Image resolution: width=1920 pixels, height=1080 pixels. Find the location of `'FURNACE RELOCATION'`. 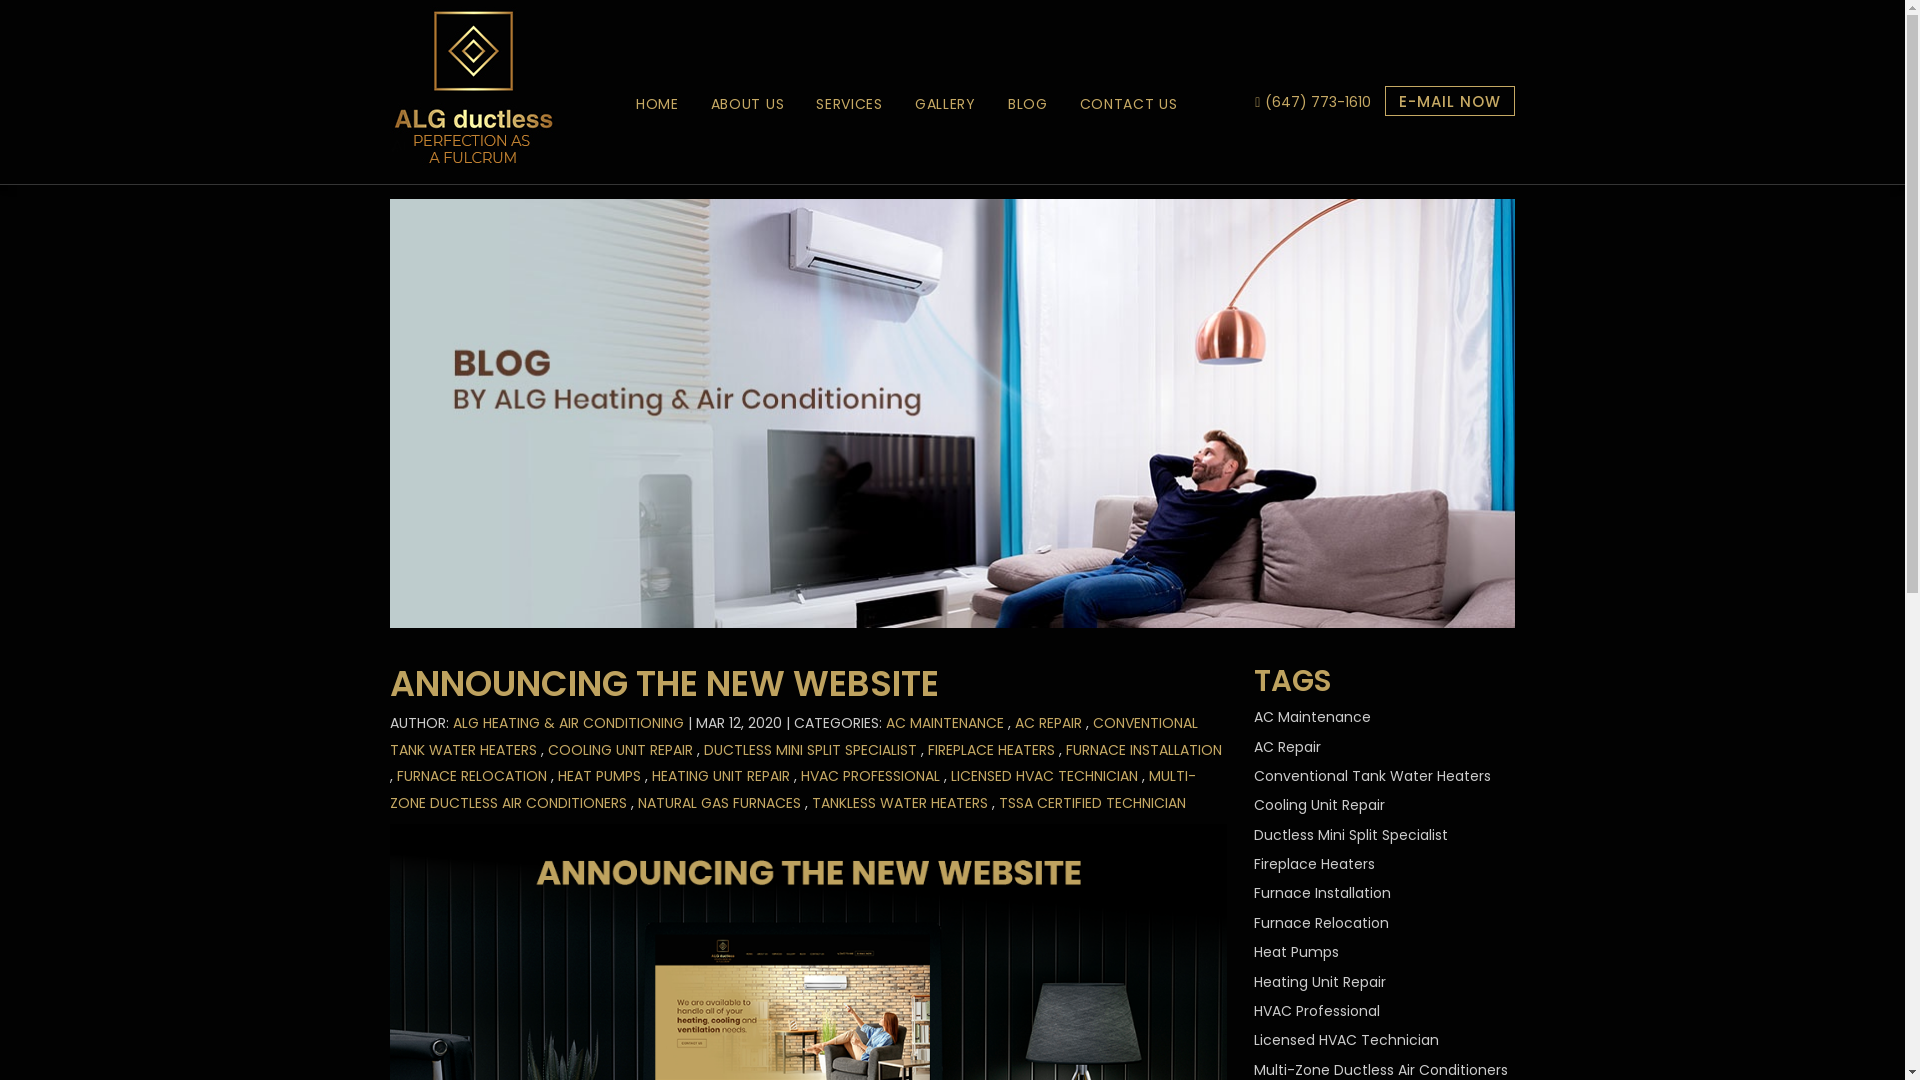

'FURNACE RELOCATION' is located at coordinates (397, 774).